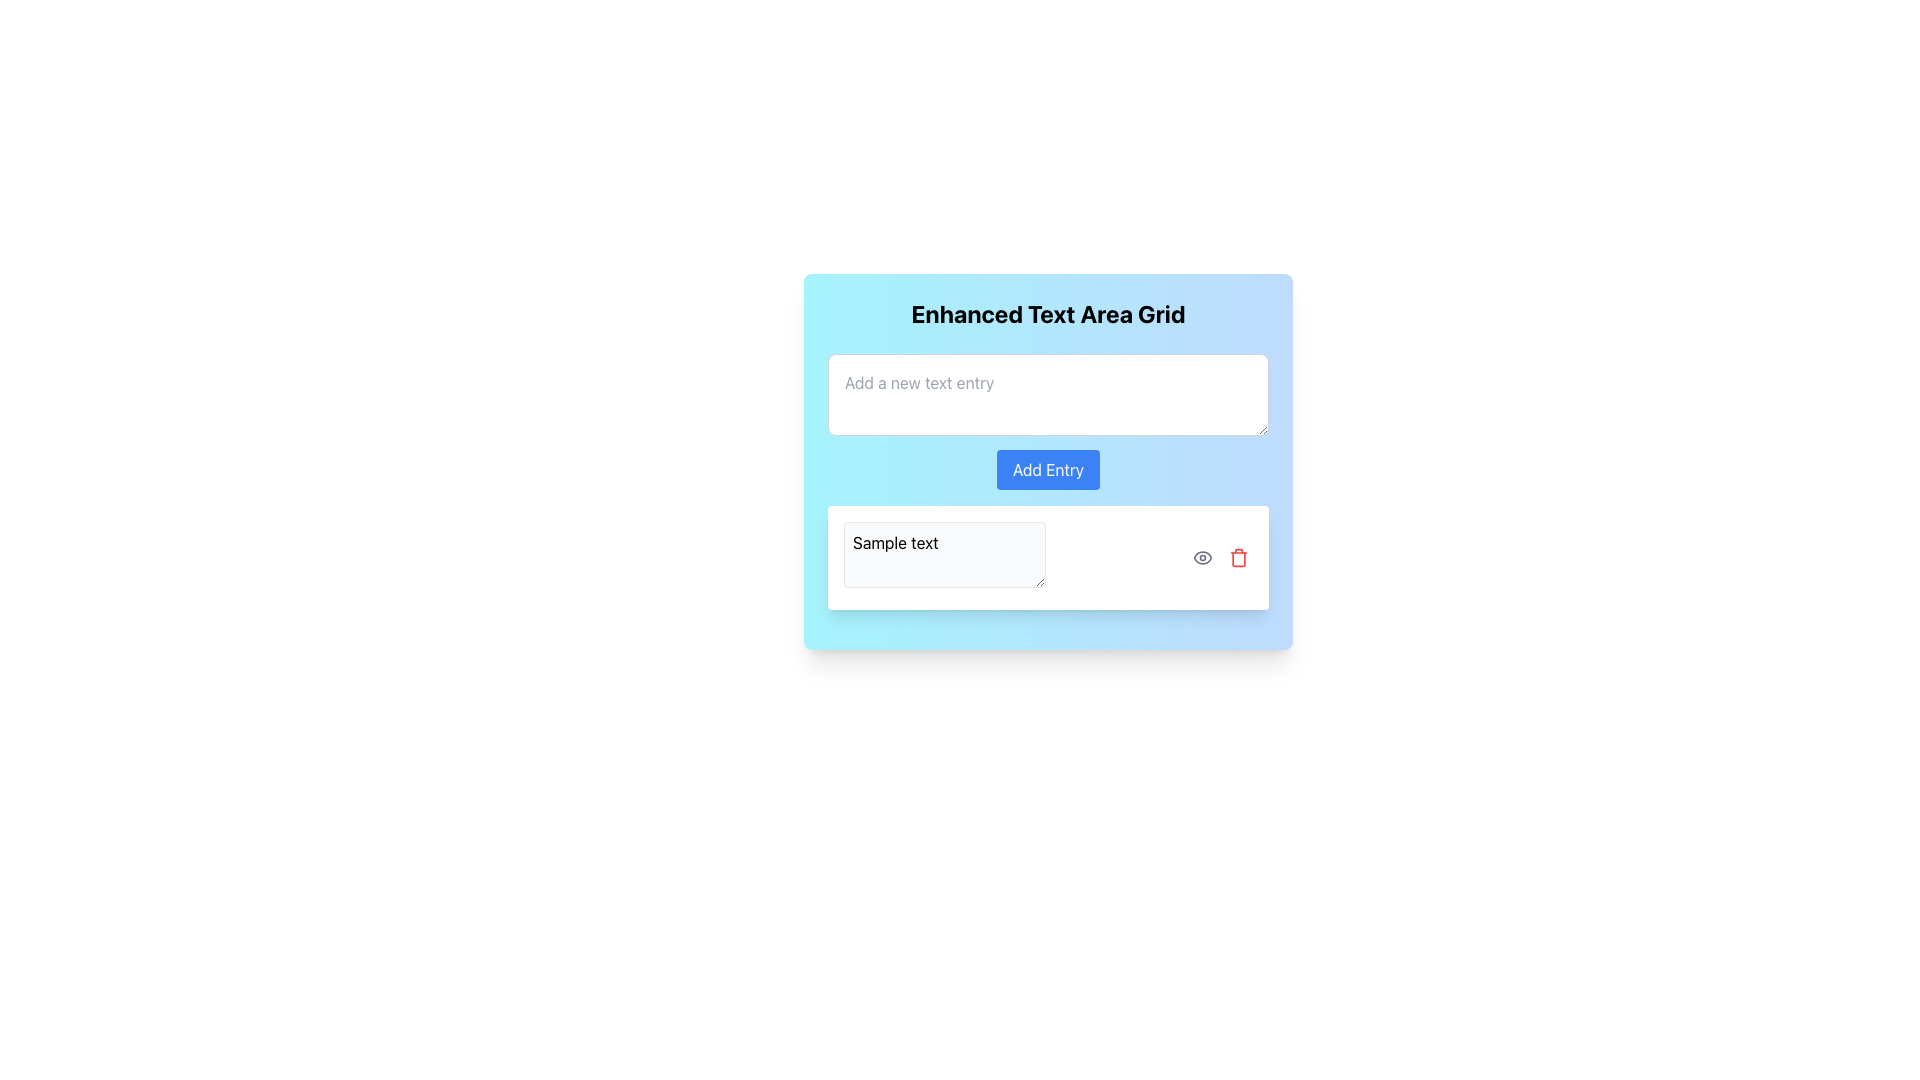 Image resolution: width=1920 pixels, height=1080 pixels. I want to click on the red trash can delete button to observe its hover effects, so click(1237, 558).